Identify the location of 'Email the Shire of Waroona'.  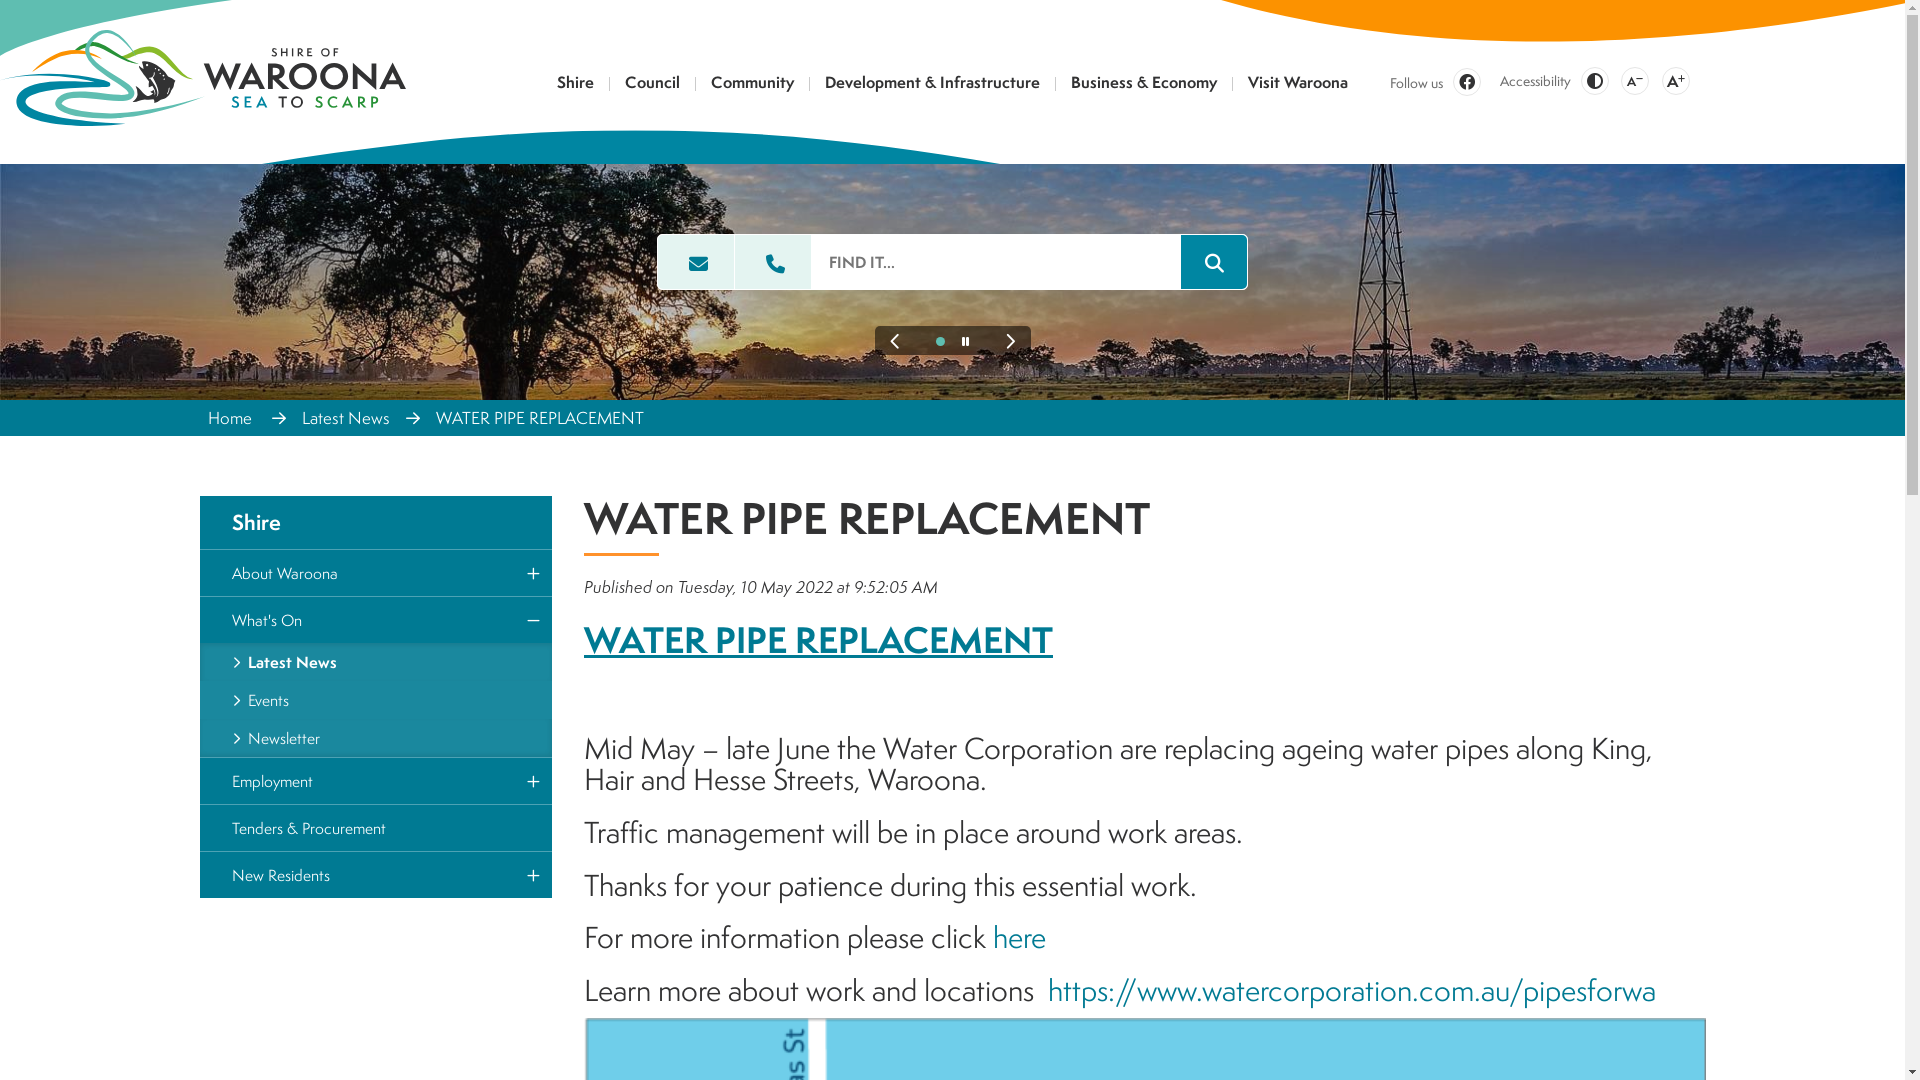
(696, 261).